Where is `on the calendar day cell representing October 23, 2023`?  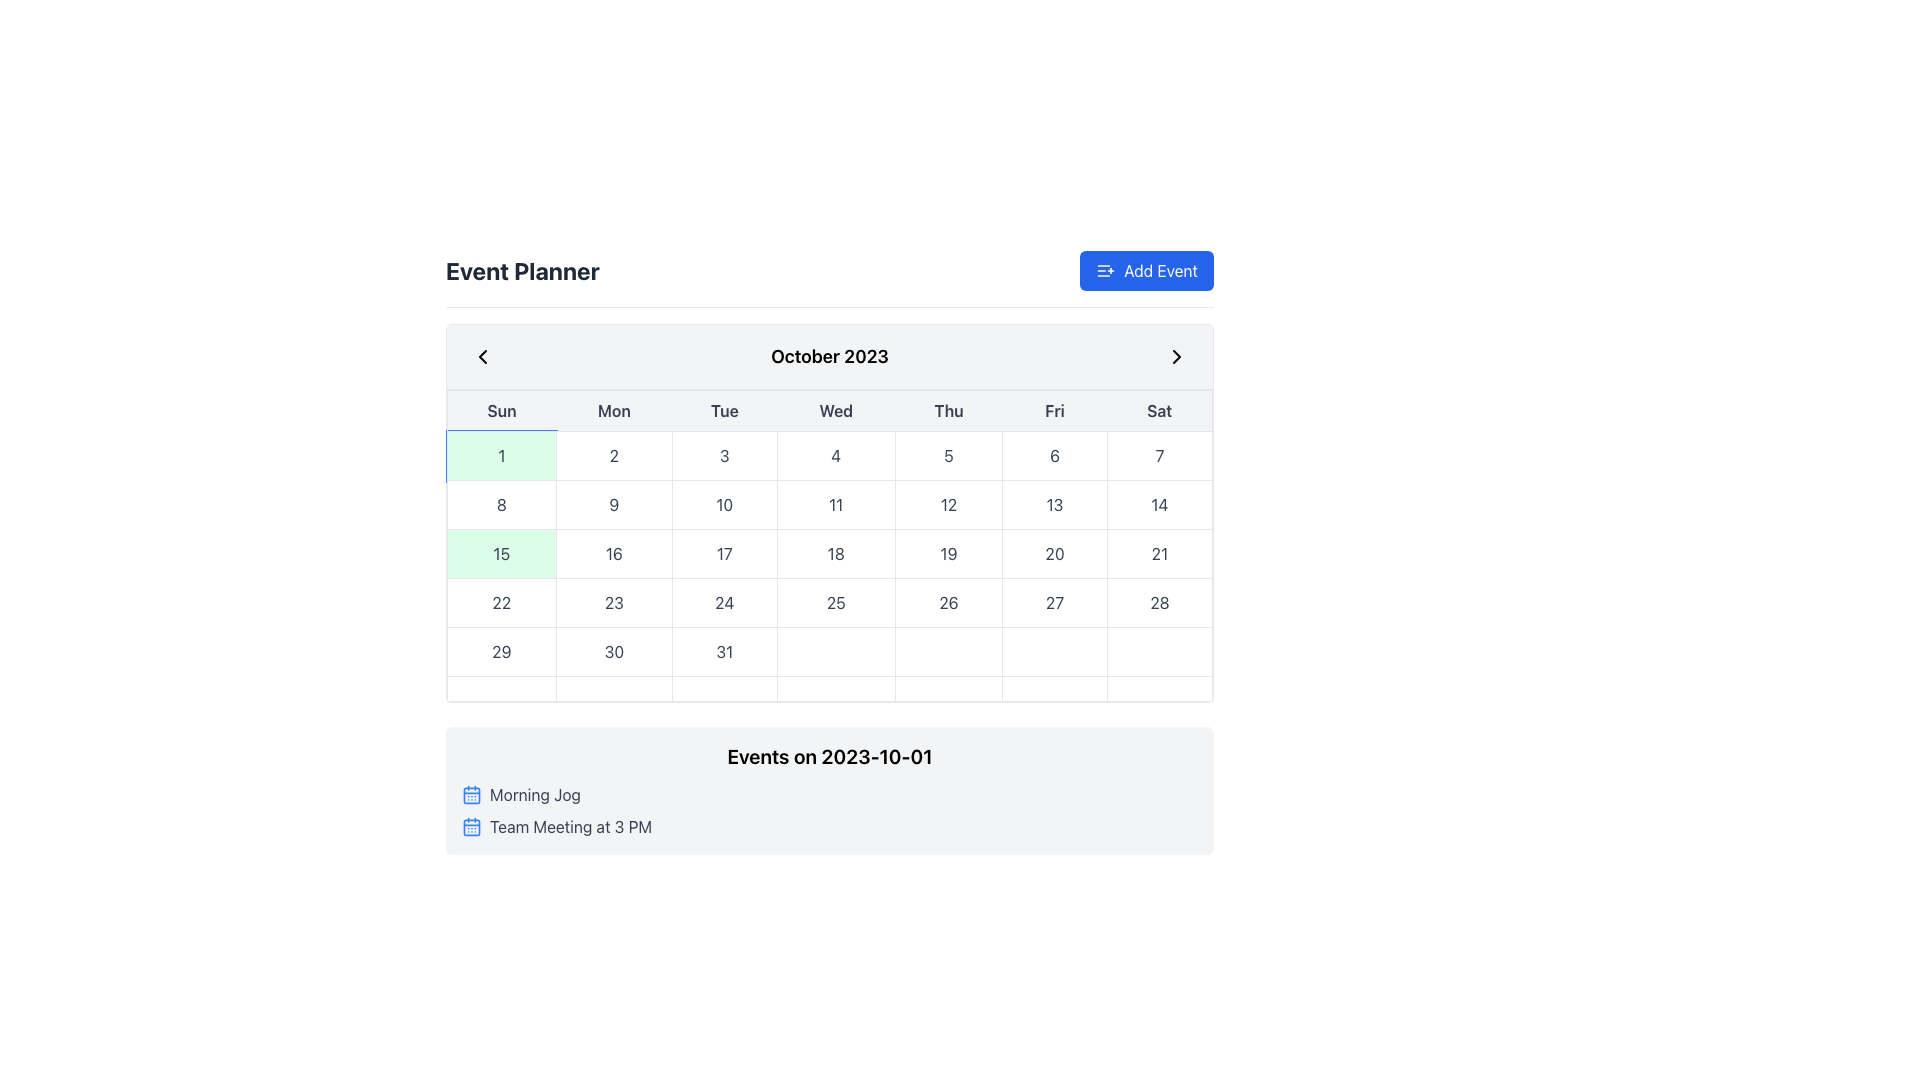
on the calendar day cell representing October 23, 2023 is located at coordinates (613, 601).